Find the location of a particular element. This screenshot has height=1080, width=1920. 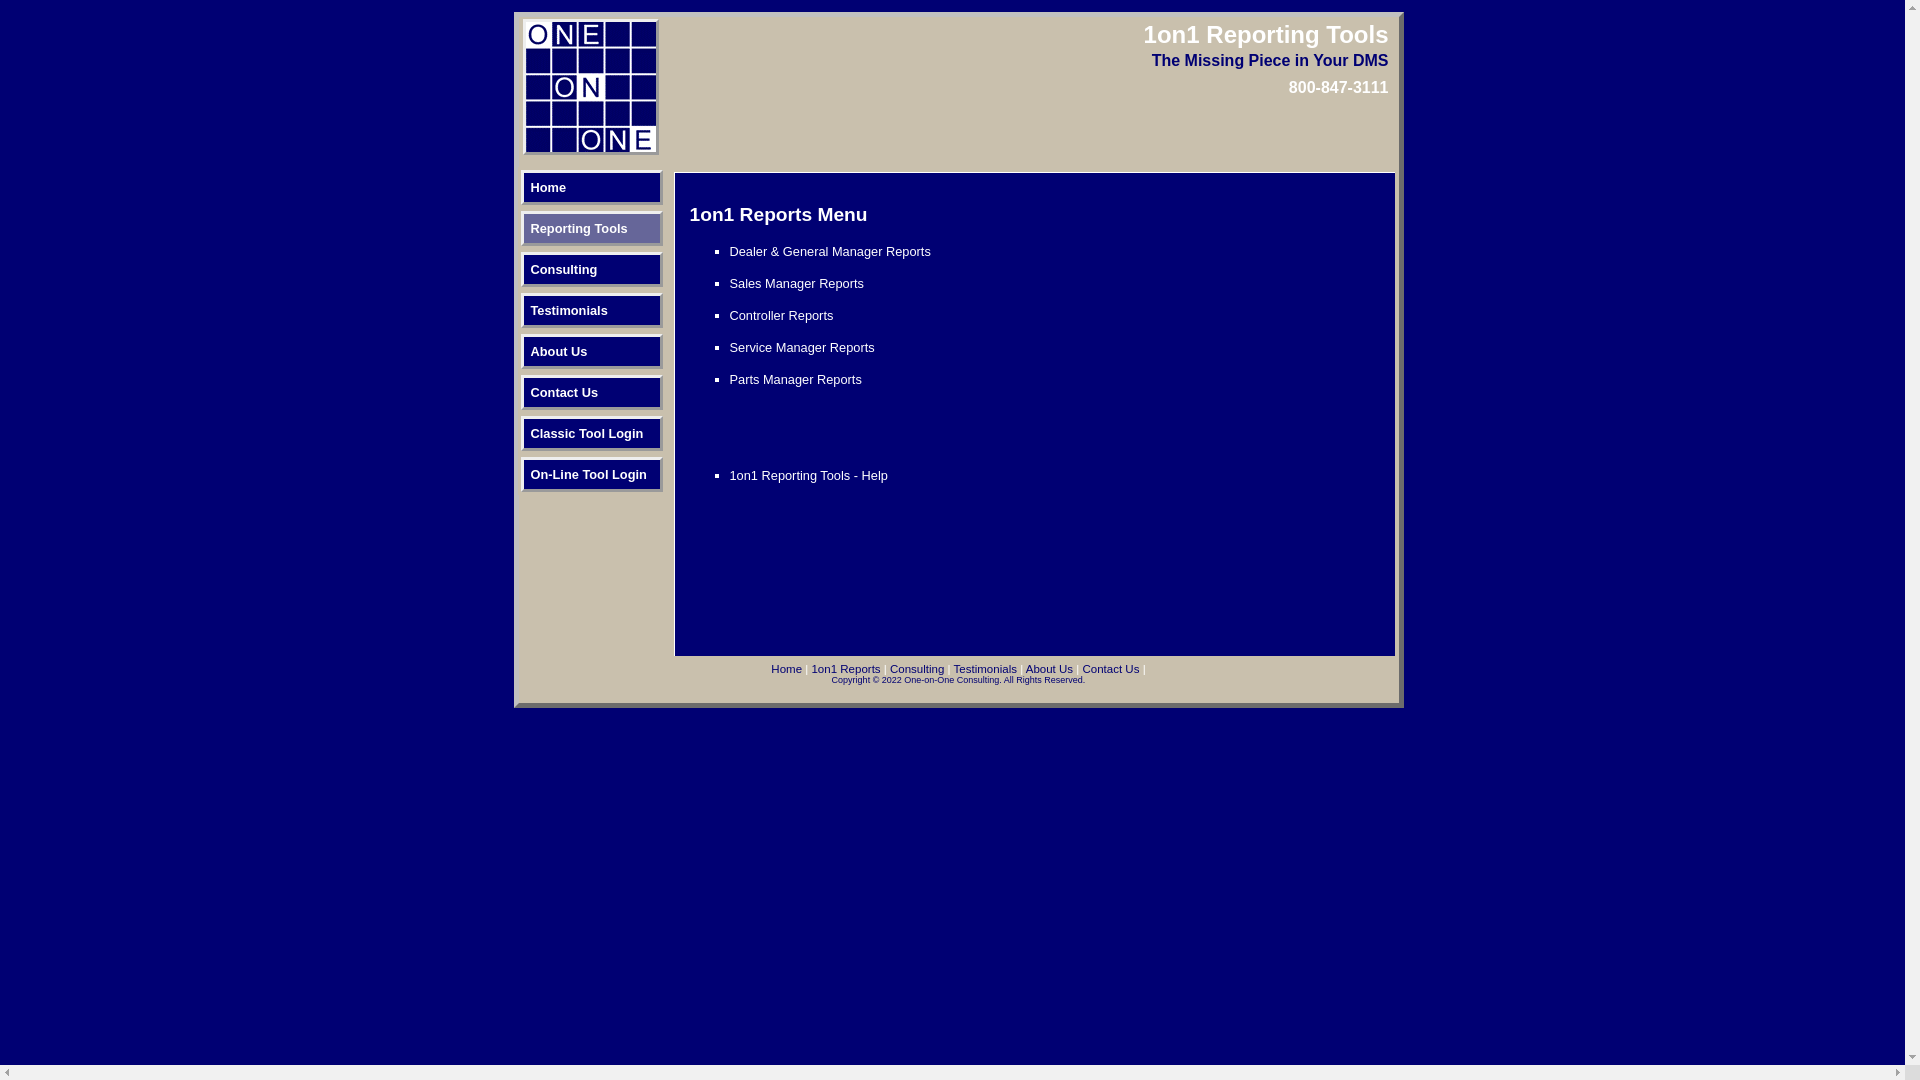

'Reporting Tools' is located at coordinates (589, 227).